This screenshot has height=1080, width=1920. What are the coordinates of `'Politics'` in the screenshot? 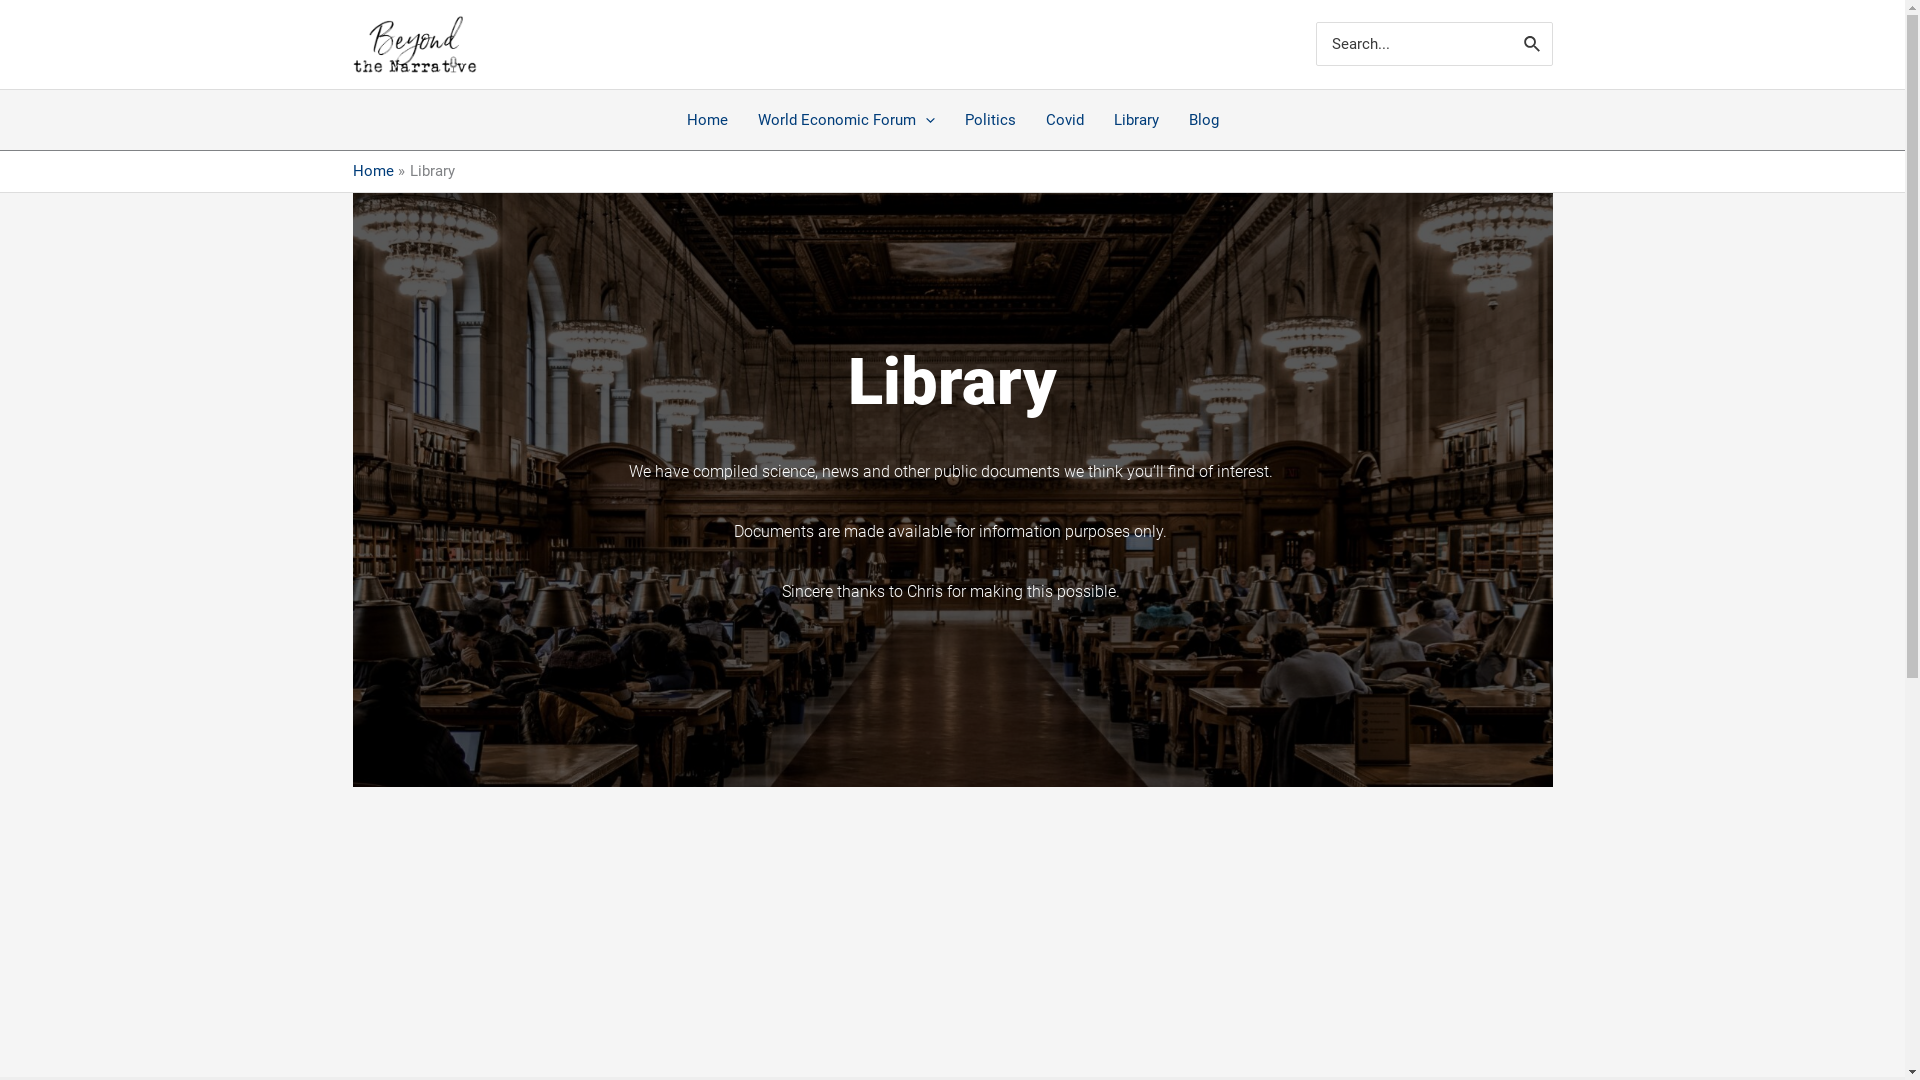 It's located at (990, 119).